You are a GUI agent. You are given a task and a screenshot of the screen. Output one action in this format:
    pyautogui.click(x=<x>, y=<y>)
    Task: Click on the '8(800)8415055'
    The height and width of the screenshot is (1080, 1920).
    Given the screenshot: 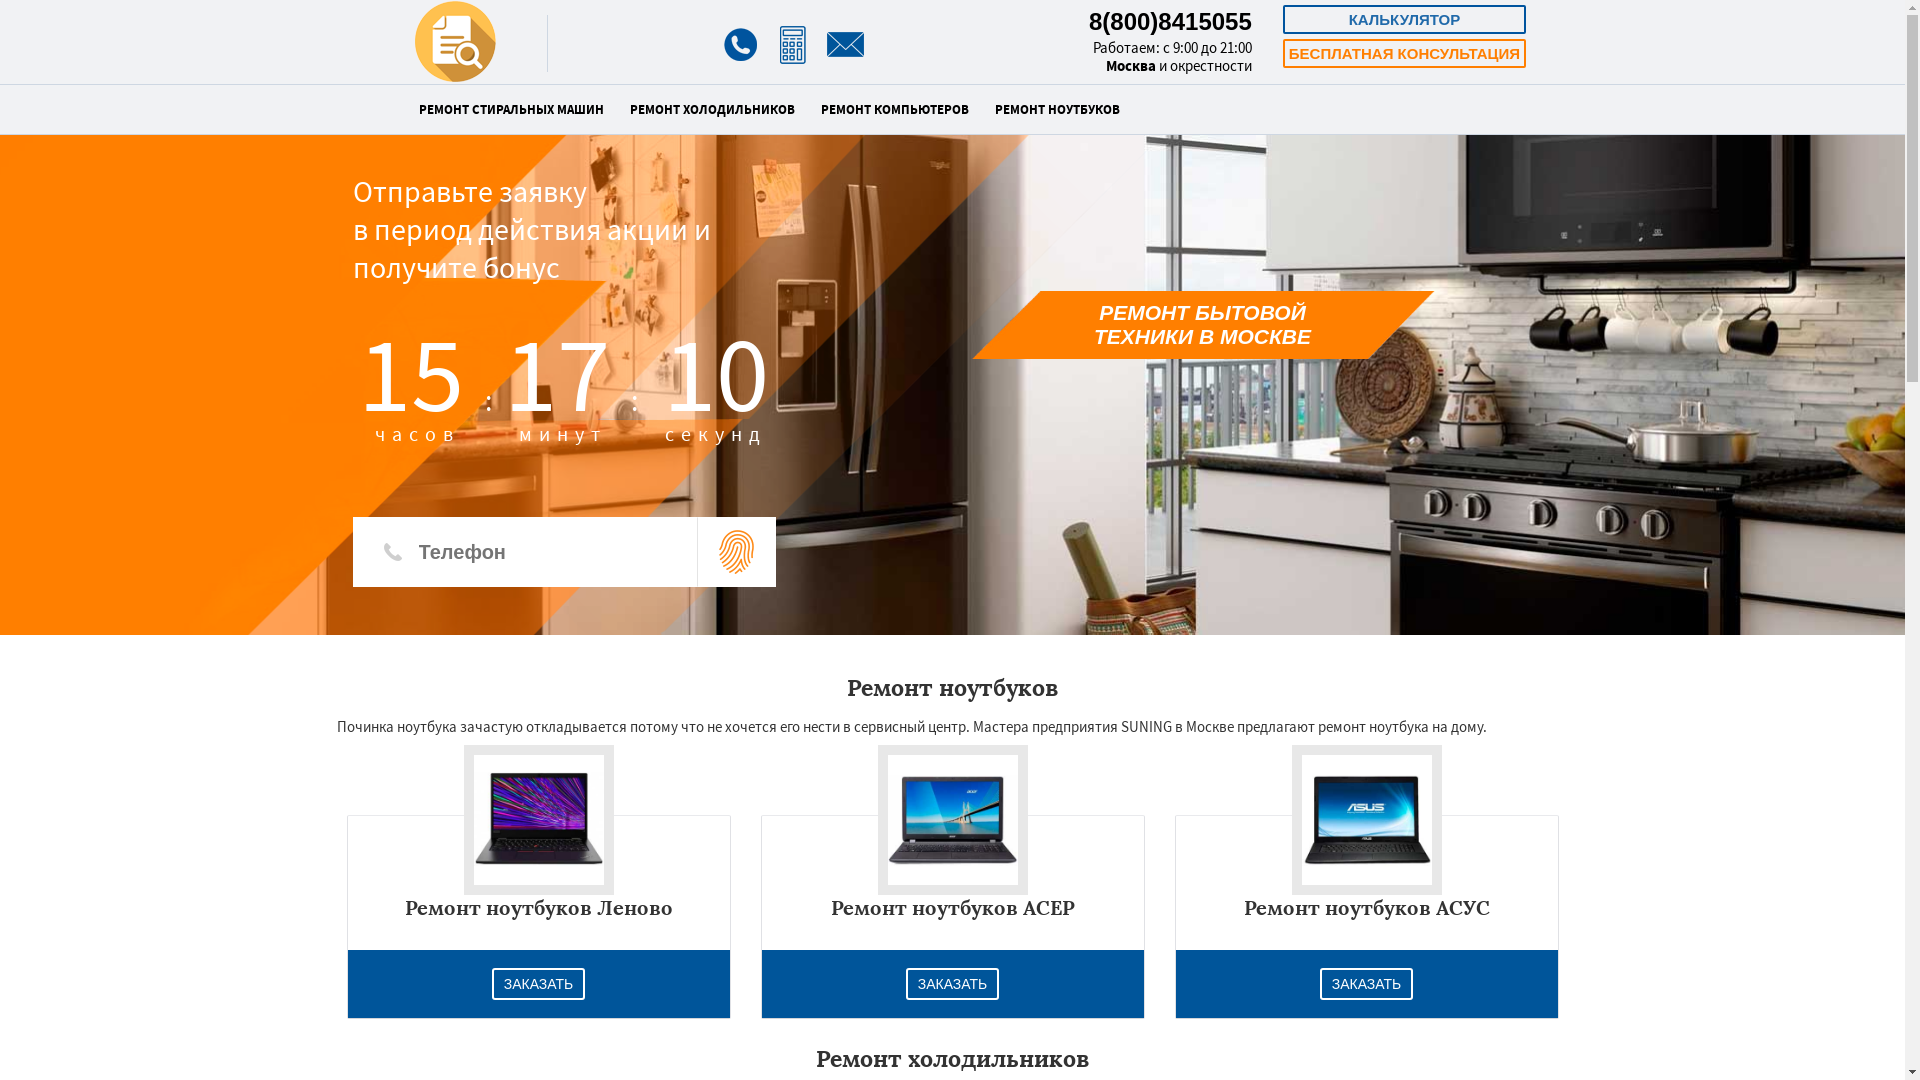 What is the action you would take?
    pyautogui.click(x=1170, y=21)
    